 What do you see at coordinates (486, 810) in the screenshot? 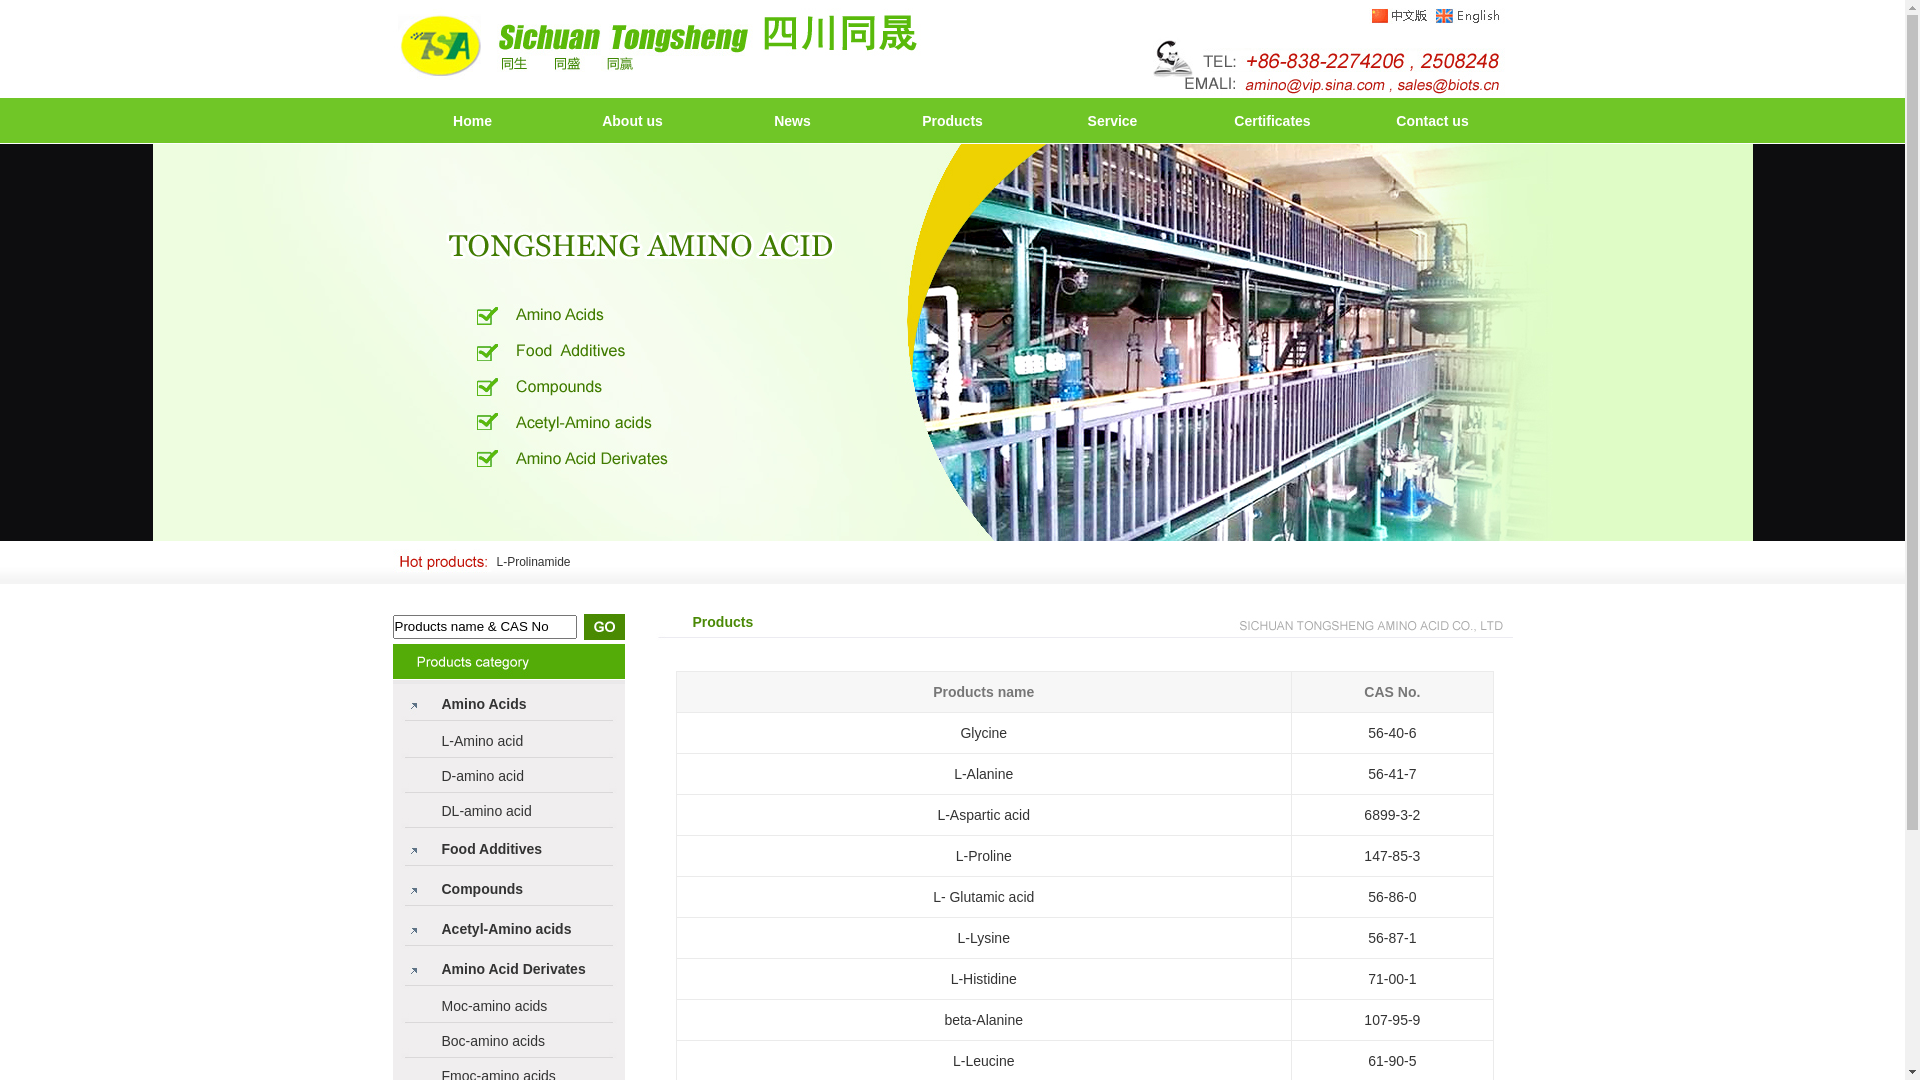
I see `'DL-amino acid'` at bounding box center [486, 810].